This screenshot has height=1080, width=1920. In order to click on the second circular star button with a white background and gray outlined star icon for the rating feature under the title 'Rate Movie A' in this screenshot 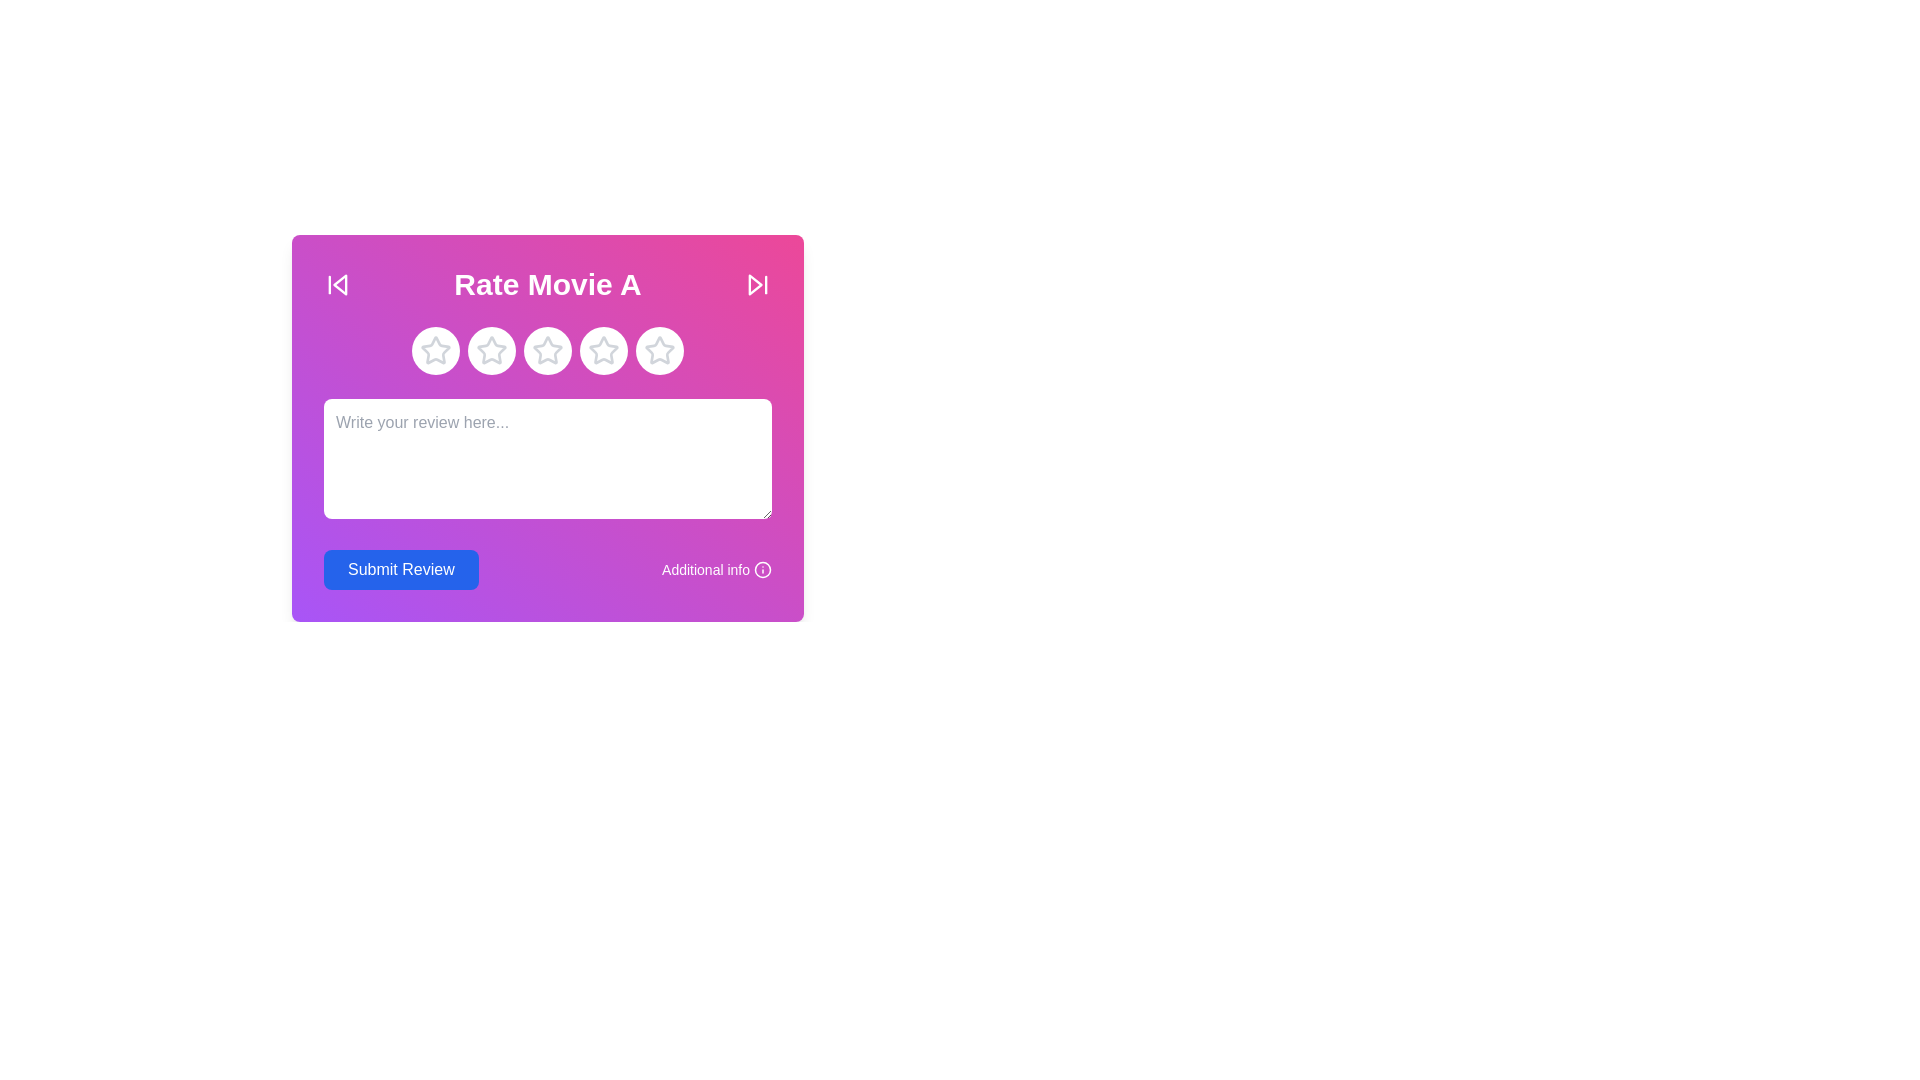, I will do `click(491, 350)`.